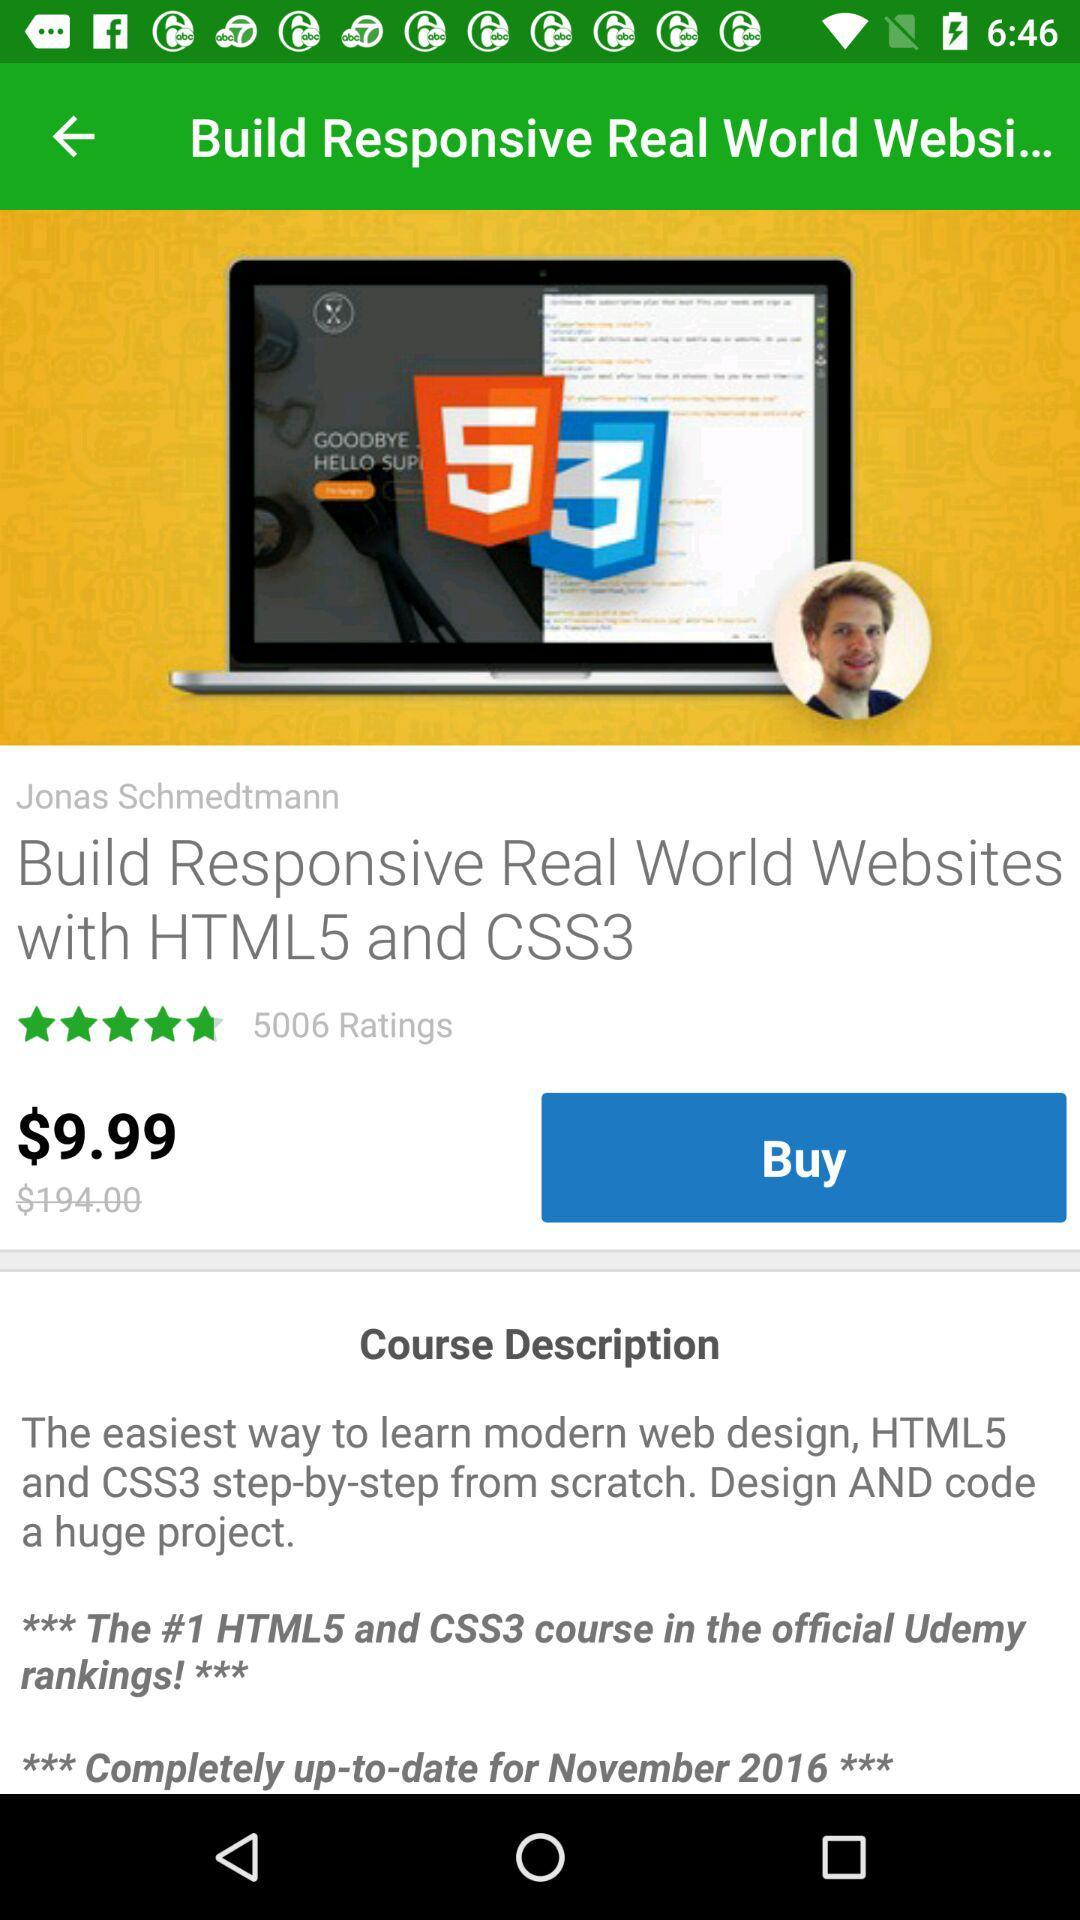 The image size is (1080, 1920). What do you see at coordinates (540, 476) in the screenshot?
I see `icon above jonas schmedtmann` at bounding box center [540, 476].